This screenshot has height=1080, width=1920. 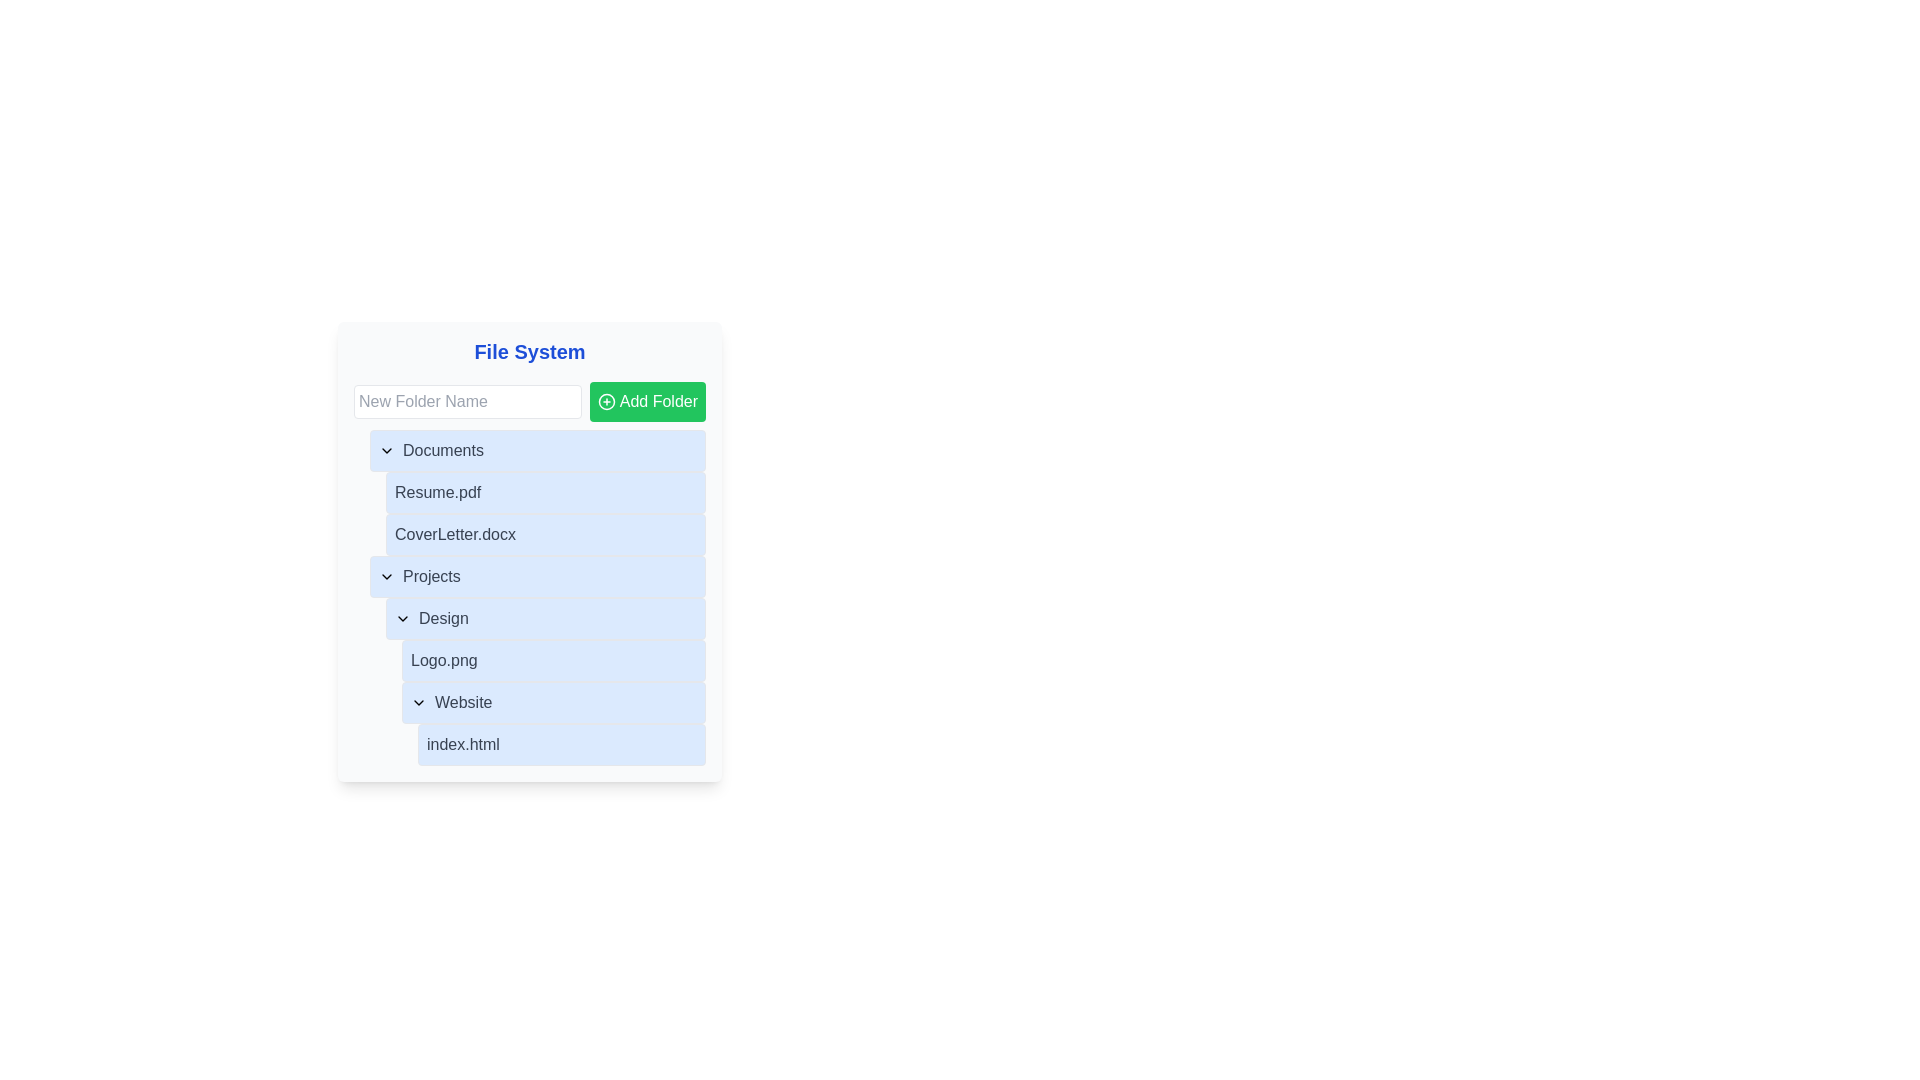 I want to click on the Dropdown toggle icon (chevron) located in the 'Projects' section, so click(x=390, y=577).